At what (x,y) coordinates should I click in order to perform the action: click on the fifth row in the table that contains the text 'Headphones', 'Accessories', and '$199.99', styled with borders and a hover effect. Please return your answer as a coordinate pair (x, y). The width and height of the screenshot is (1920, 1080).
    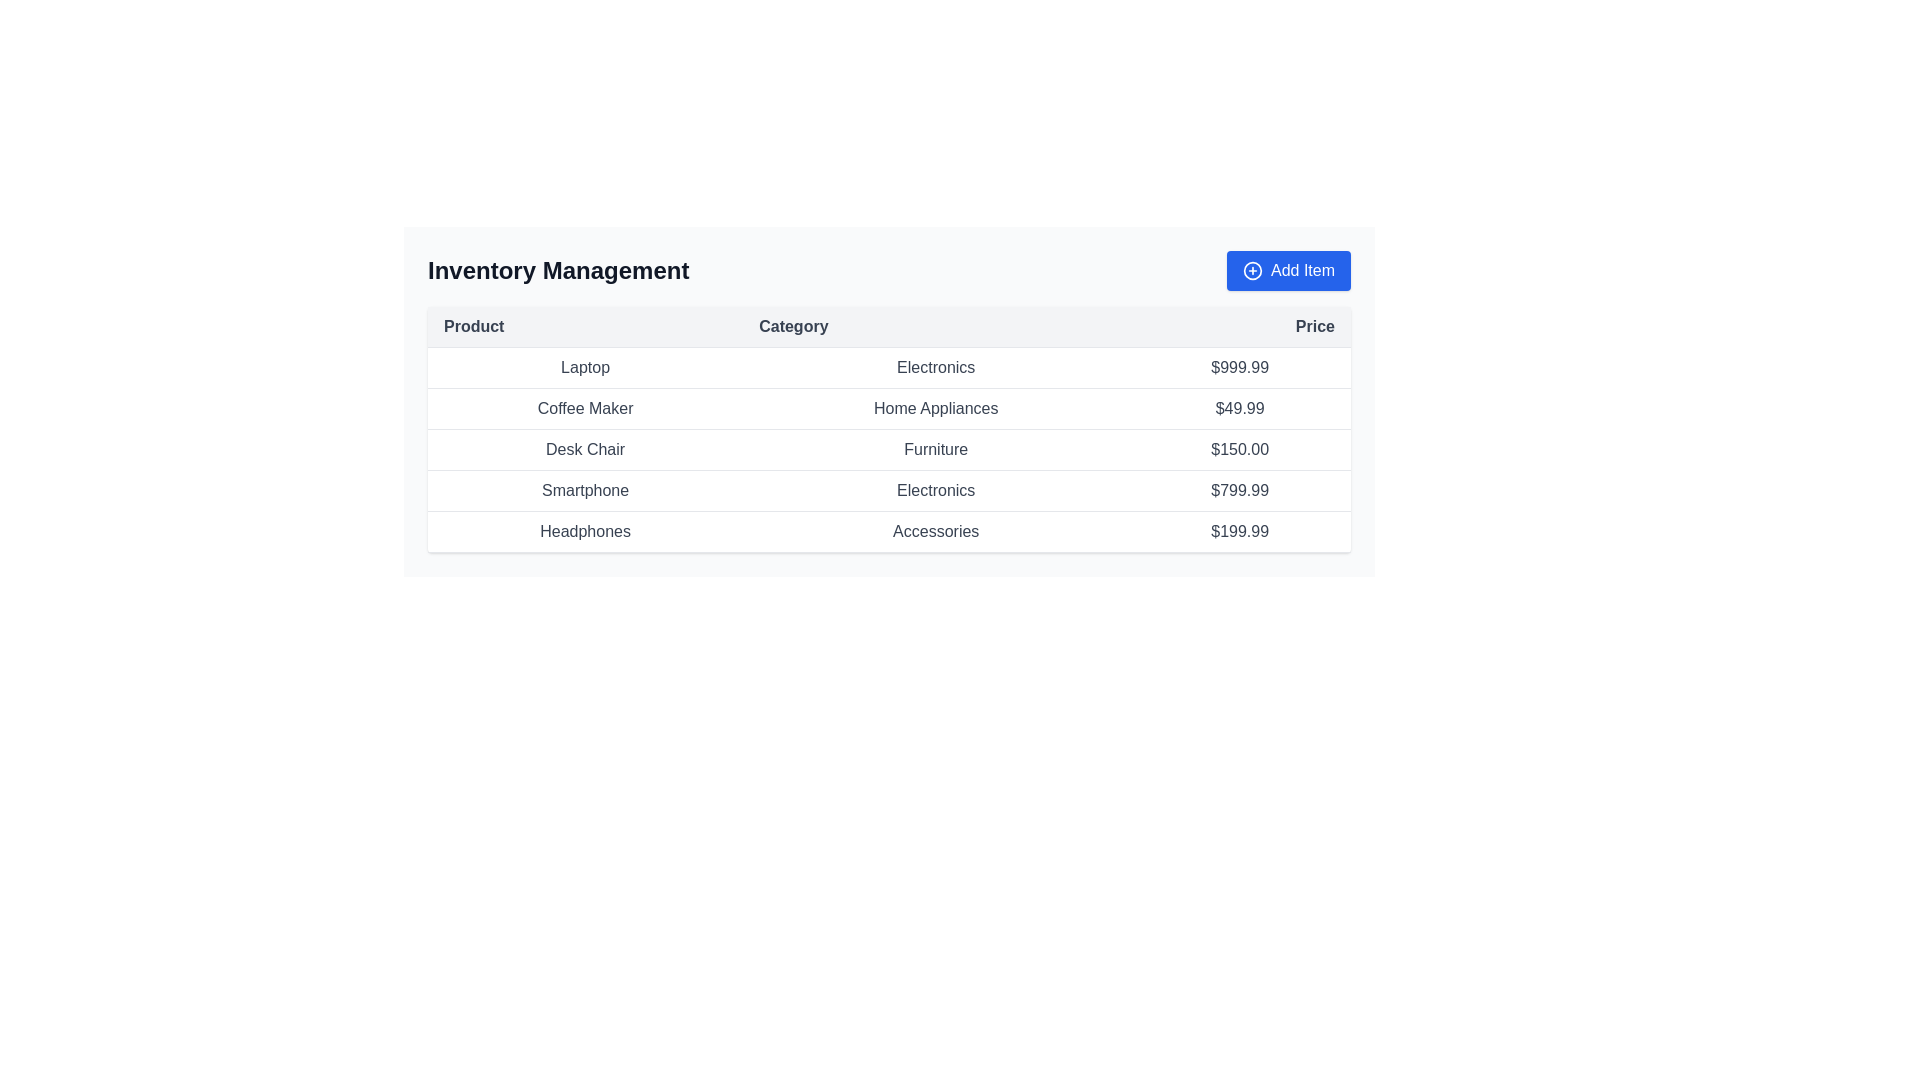
    Looking at the image, I should click on (888, 531).